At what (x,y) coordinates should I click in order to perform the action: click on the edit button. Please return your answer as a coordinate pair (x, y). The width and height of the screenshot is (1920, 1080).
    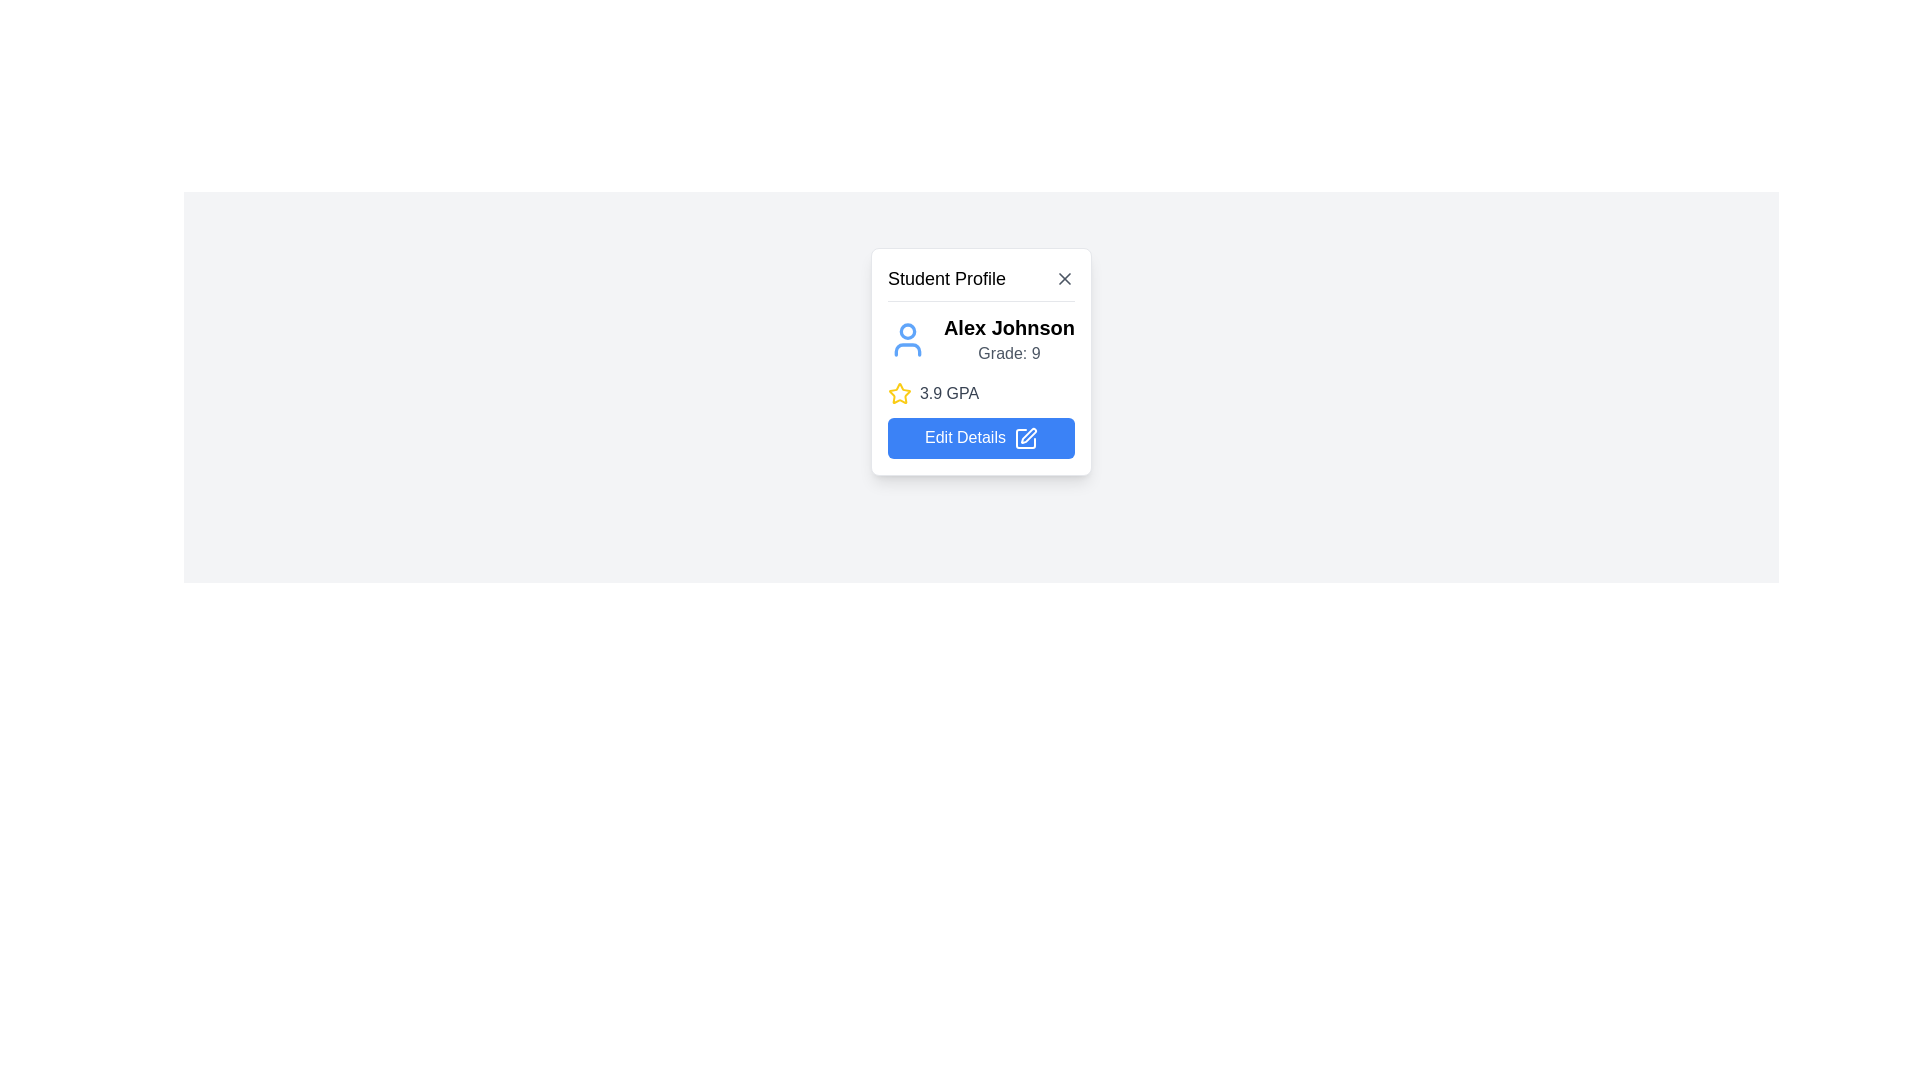
    Looking at the image, I should click on (980, 419).